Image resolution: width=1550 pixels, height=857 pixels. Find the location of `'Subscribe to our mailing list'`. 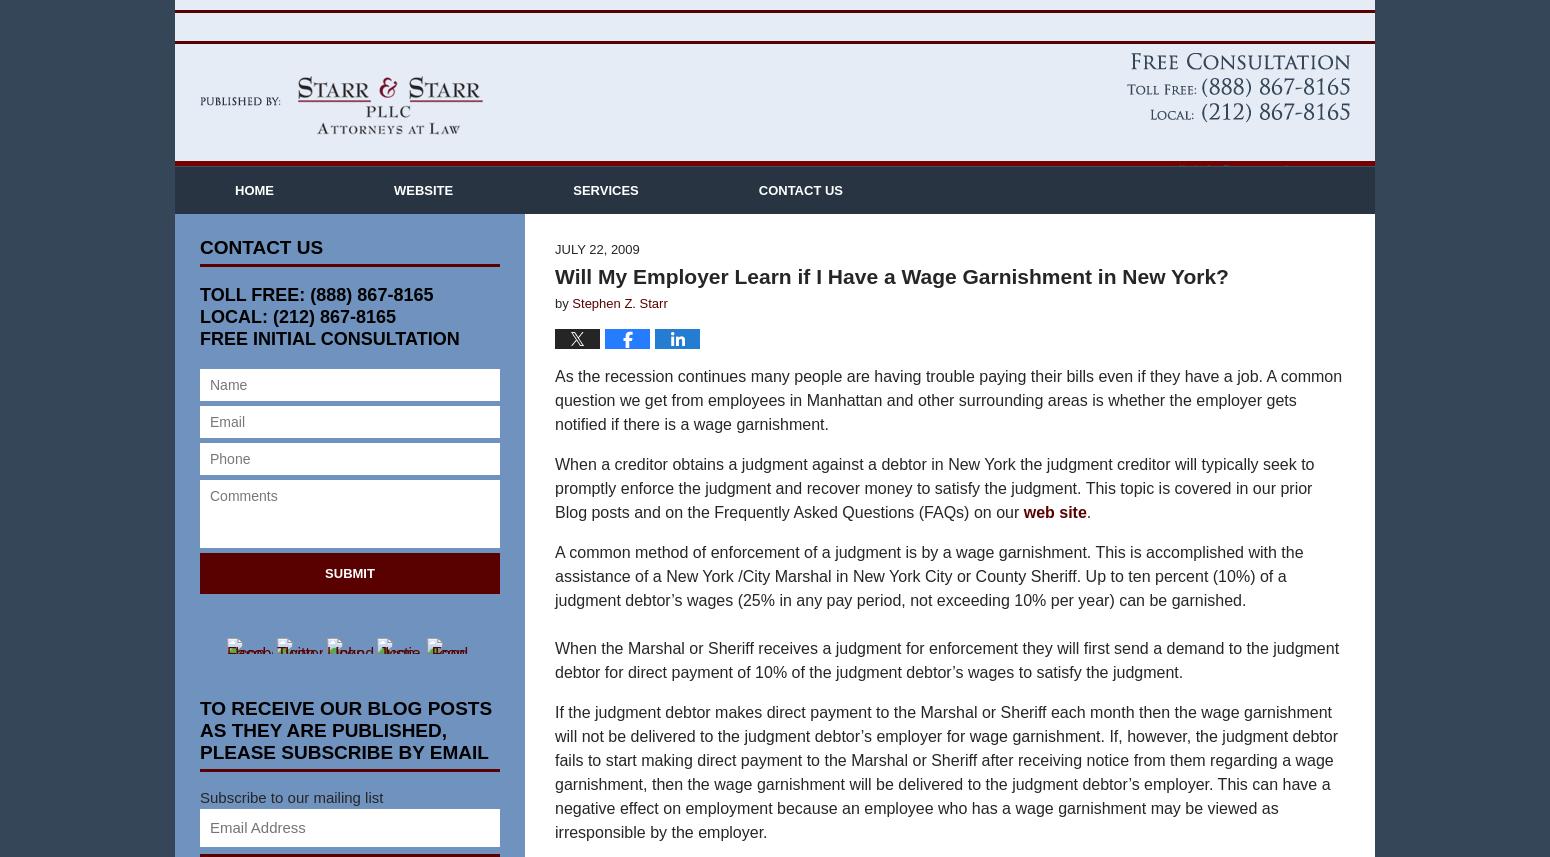

'Subscribe to our mailing list' is located at coordinates (291, 827).